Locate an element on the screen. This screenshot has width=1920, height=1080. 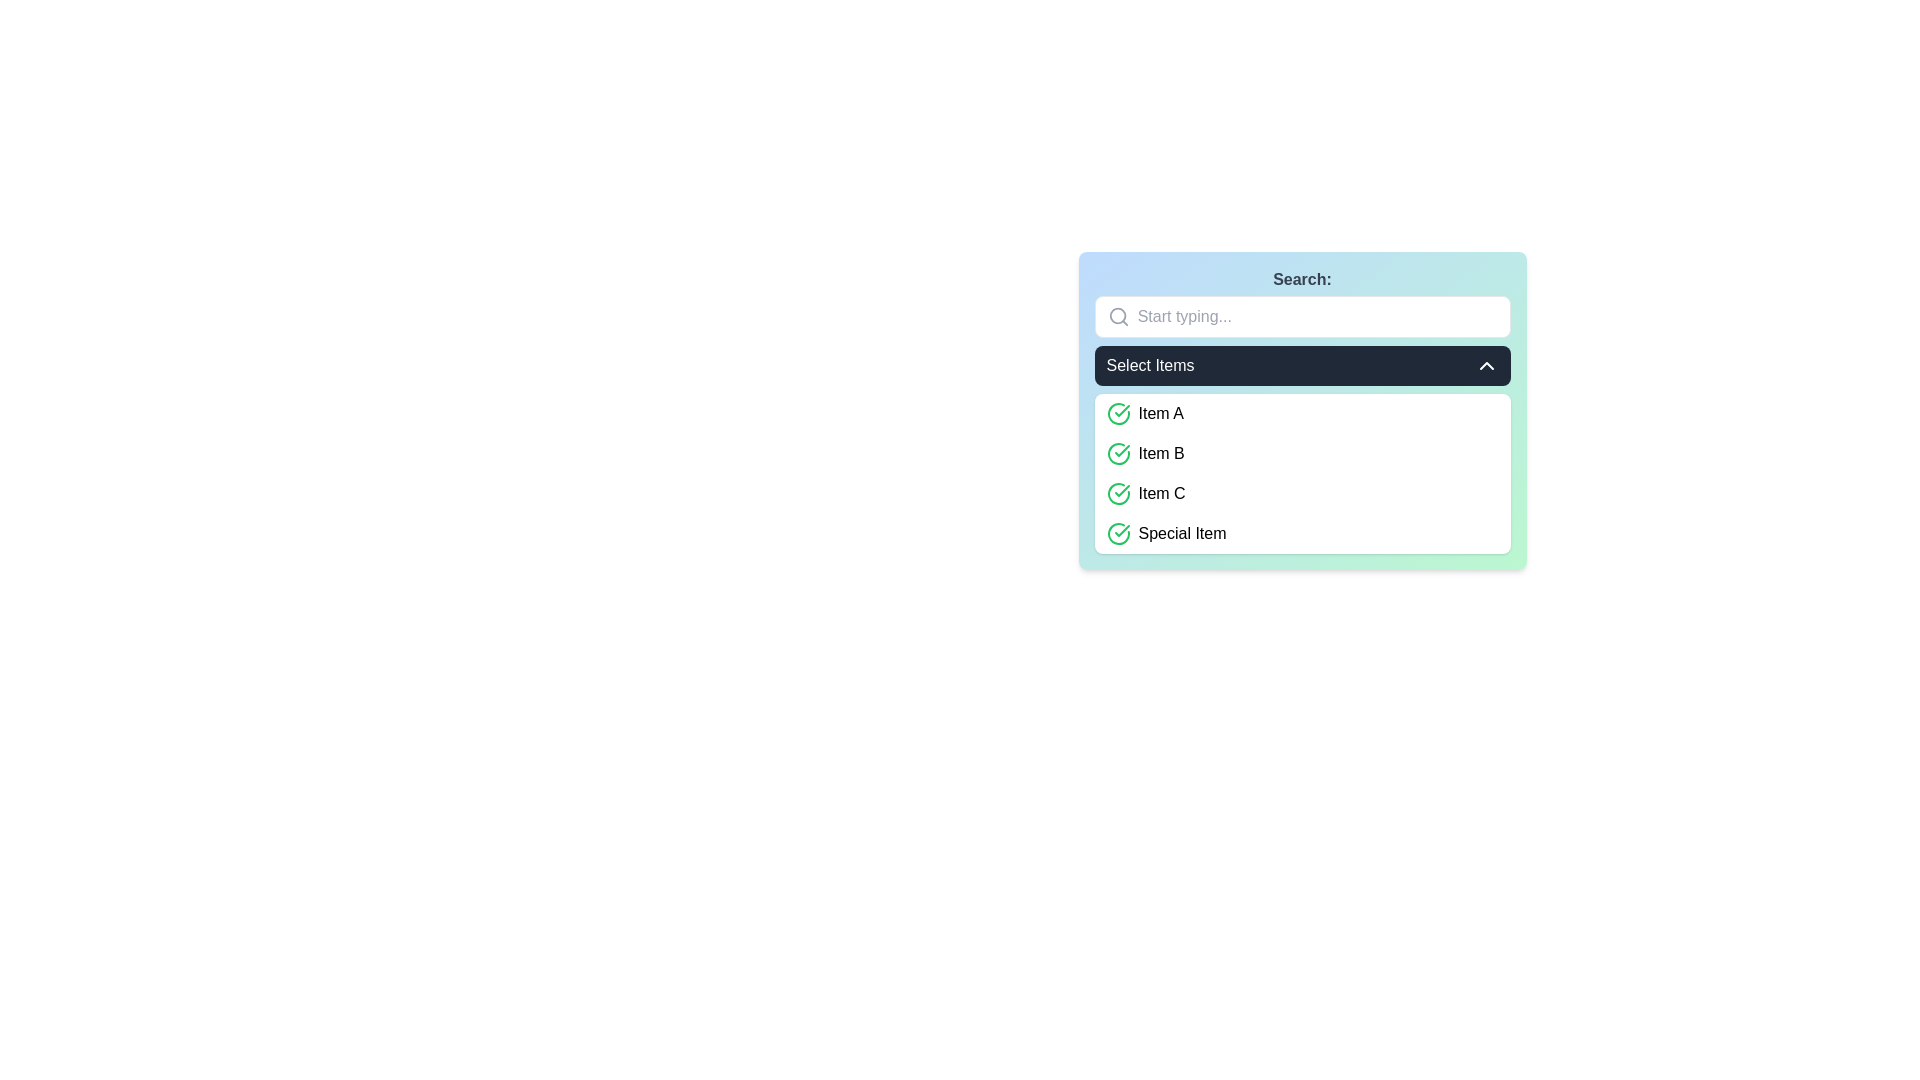
circular green icon with a white inner stroke located to the left of 'Item C' using developer tools is located at coordinates (1117, 412).